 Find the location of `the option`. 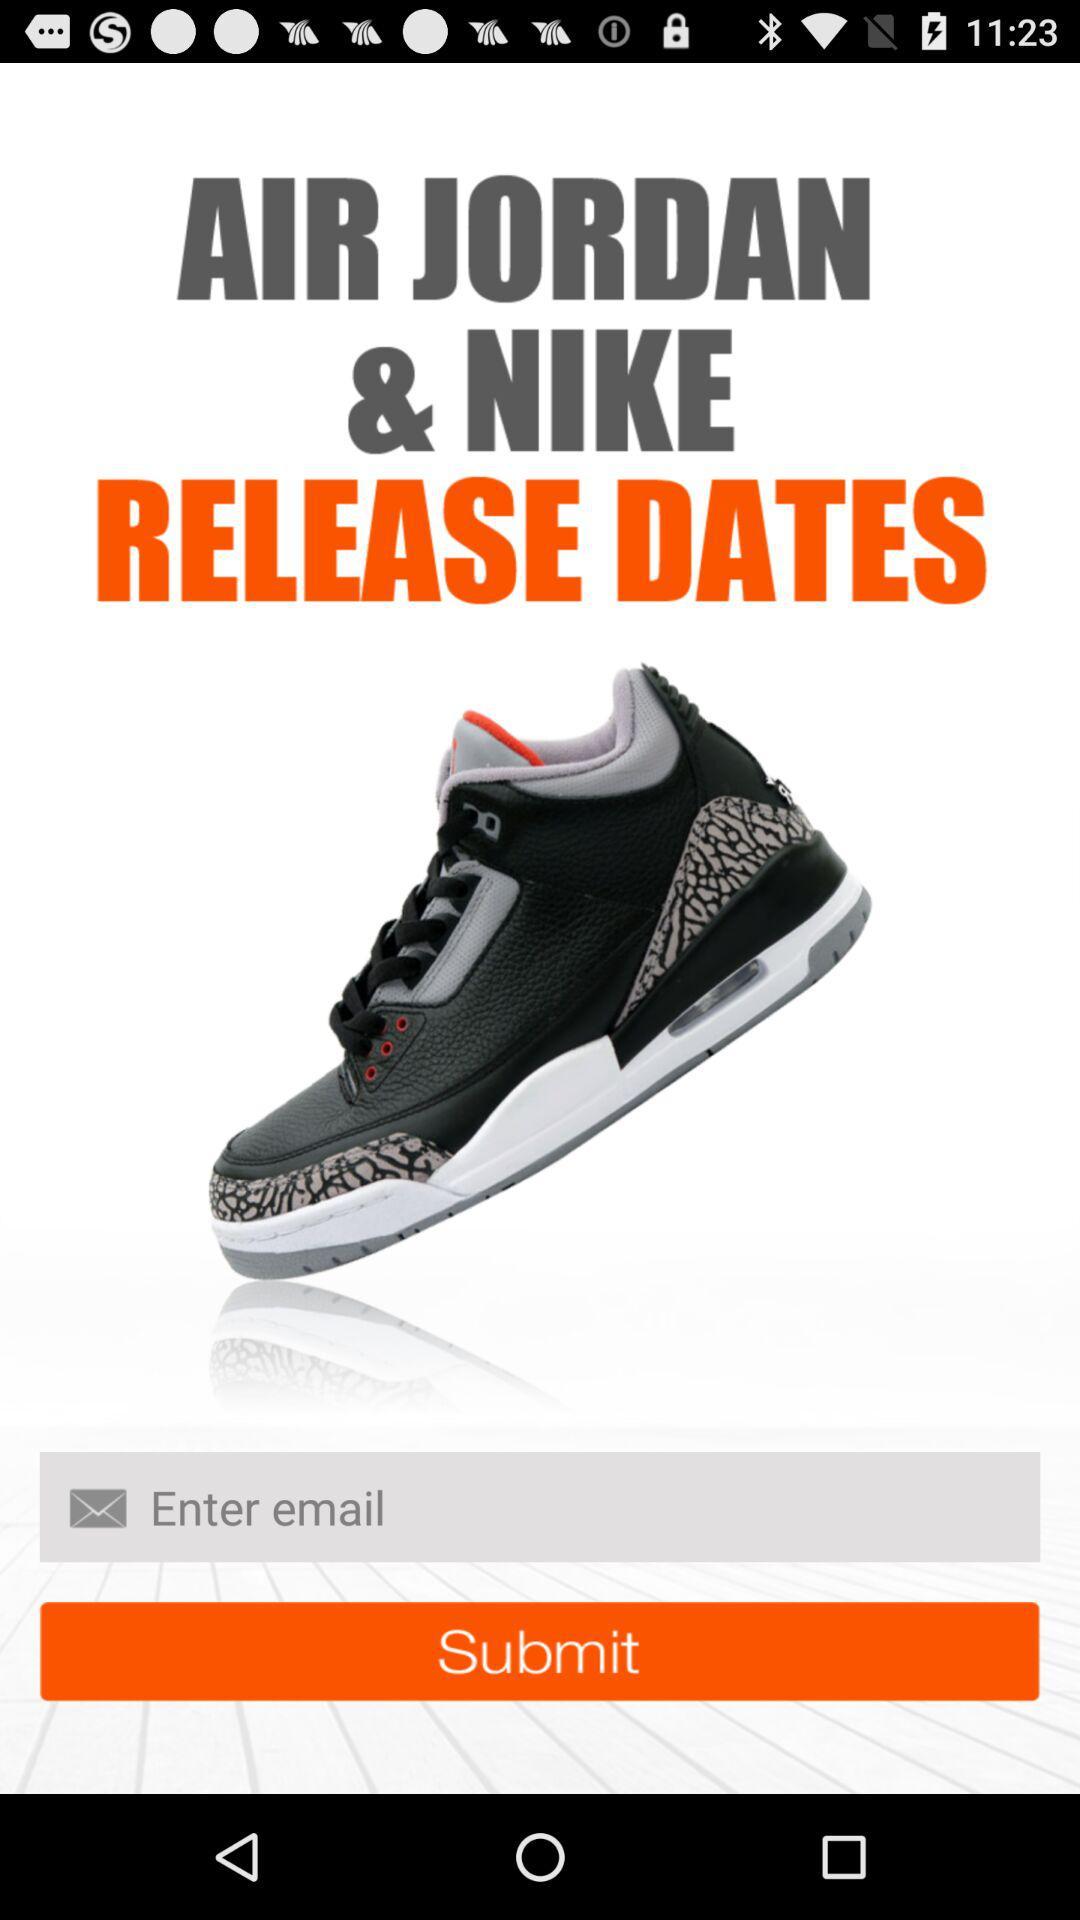

the option is located at coordinates (540, 1651).